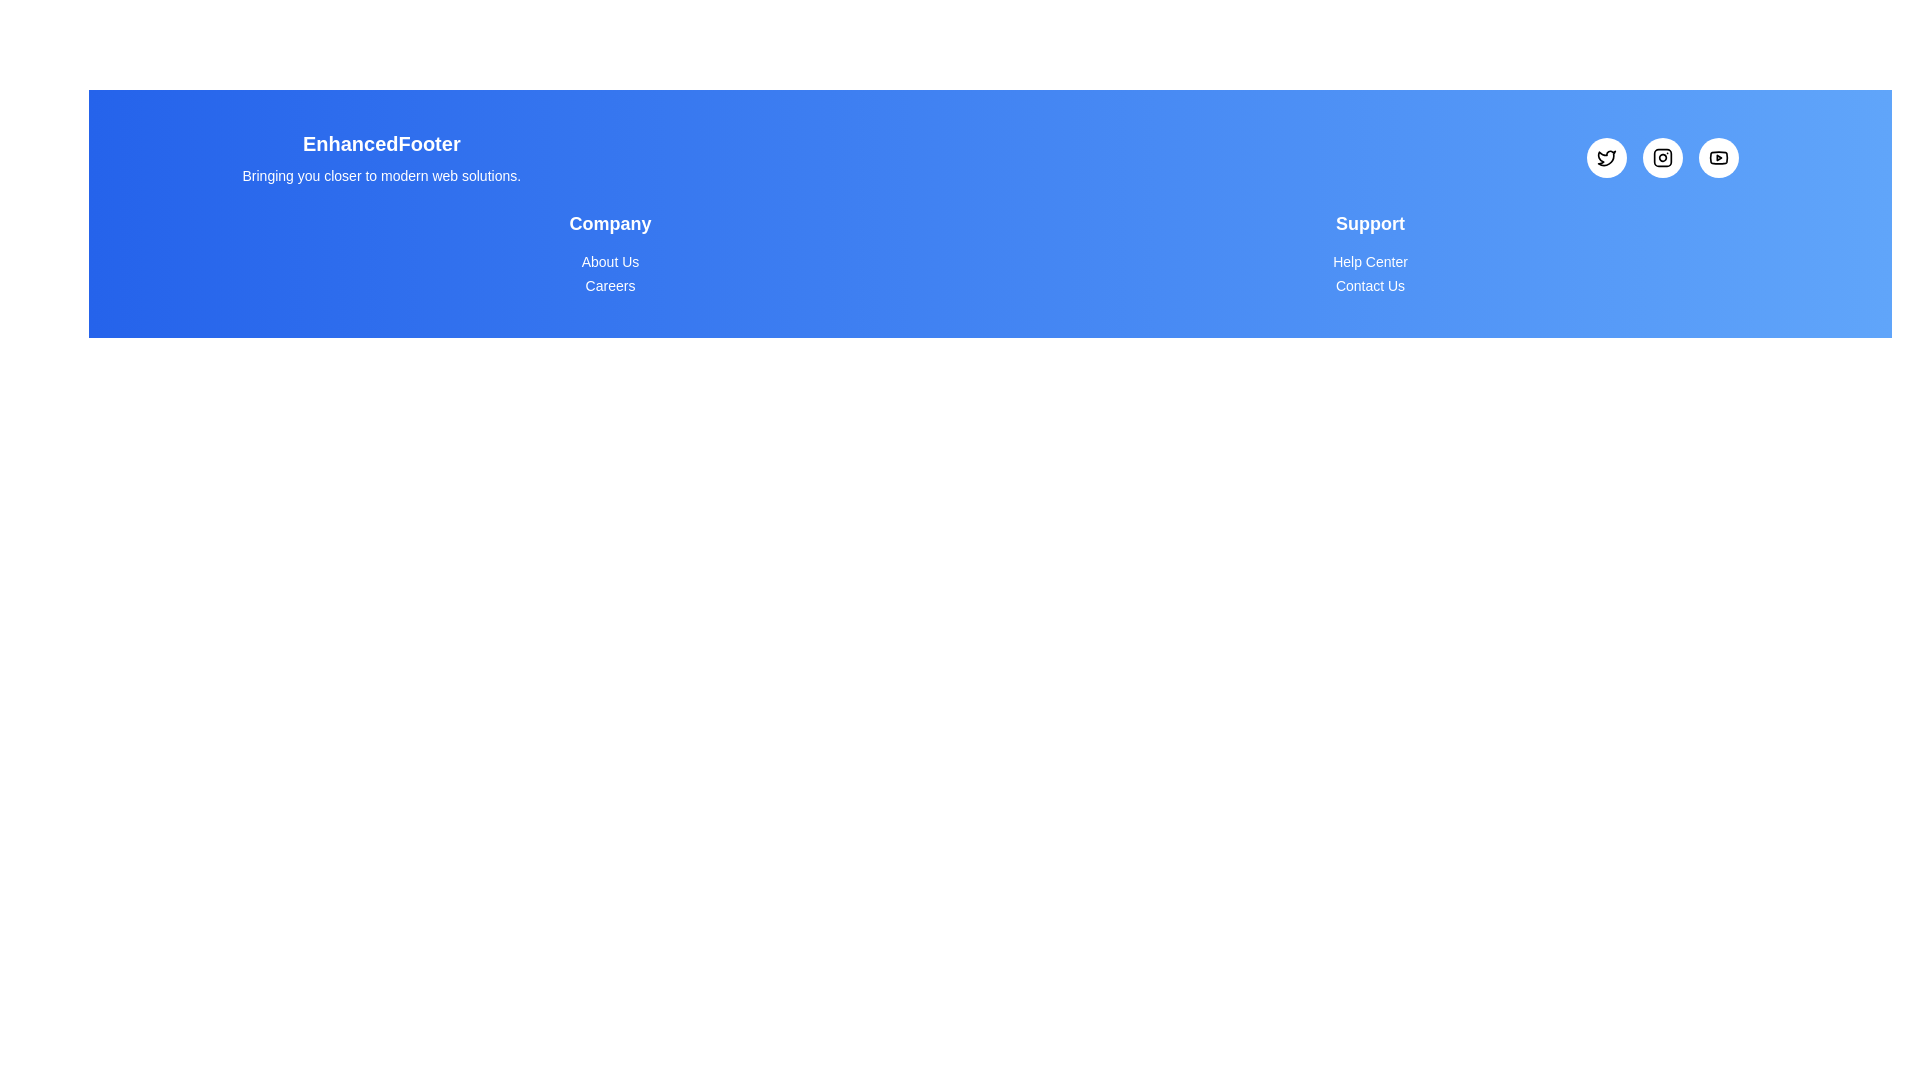  Describe the element at coordinates (609, 261) in the screenshot. I see `the 'About Us' hyperlink located in the footer section under the heading 'Company' to visualize any hover effects` at that location.